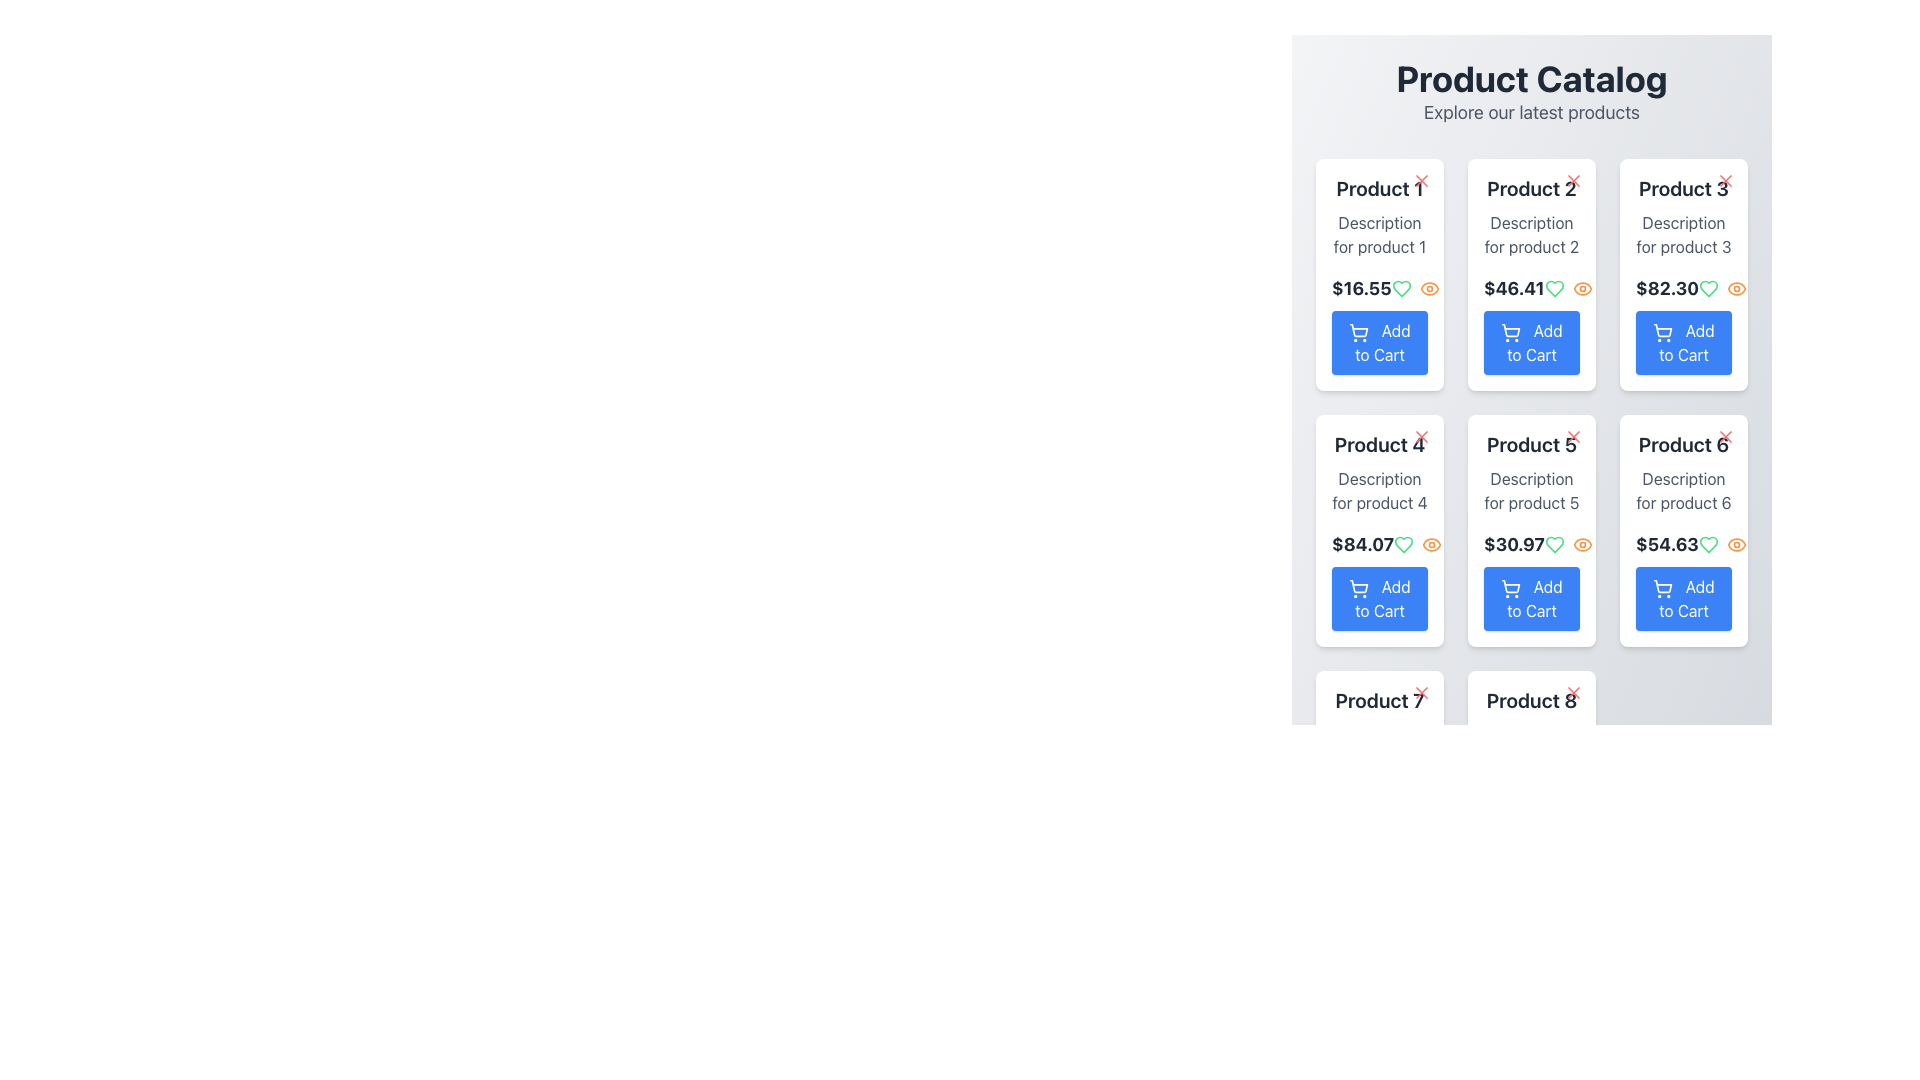 Image resolution: width=1920 pixels, height=1080 pixels. What do you see at coordinates (1379, 189) in the screenshot?
I see `text label at the top of the product card in the first column and first row of the grid layout` at bounding box center [1379, 189].